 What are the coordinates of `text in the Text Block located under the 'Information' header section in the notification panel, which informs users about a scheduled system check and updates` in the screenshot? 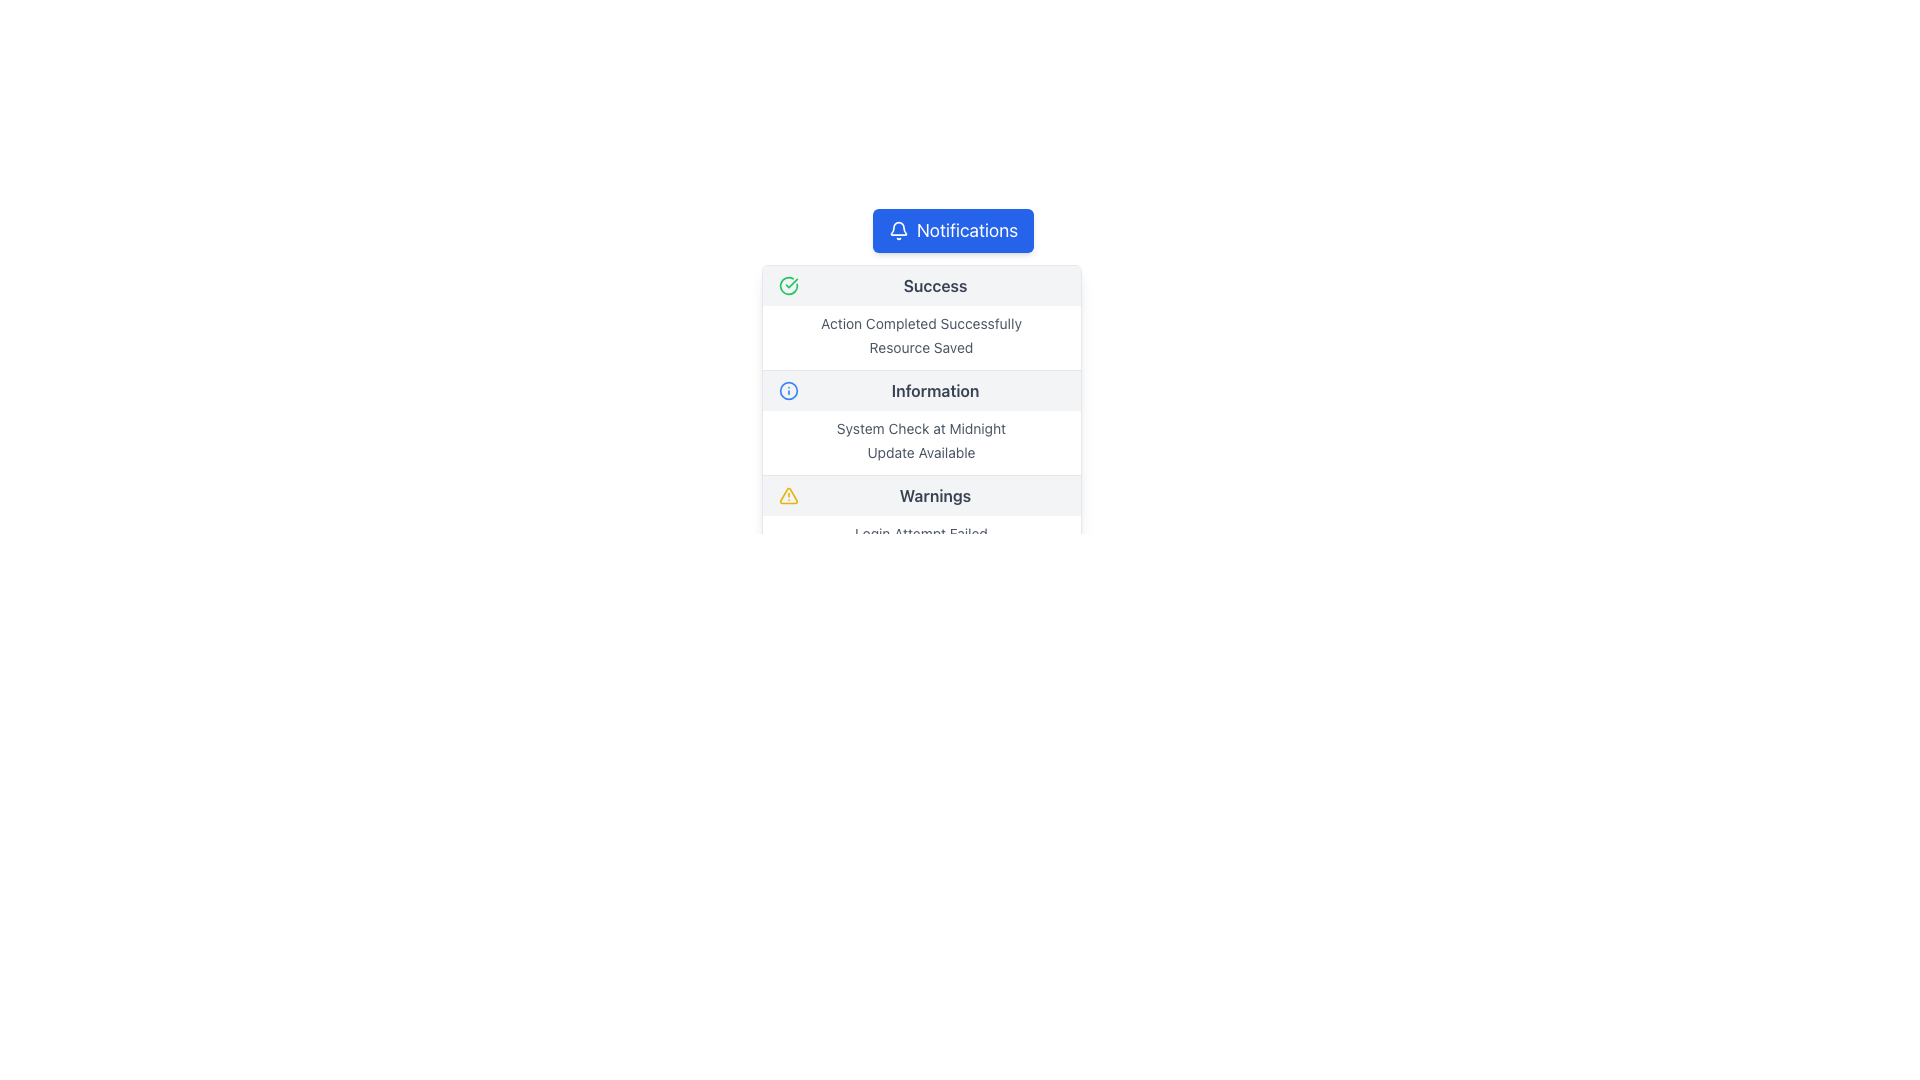 It's located at (920, 442).